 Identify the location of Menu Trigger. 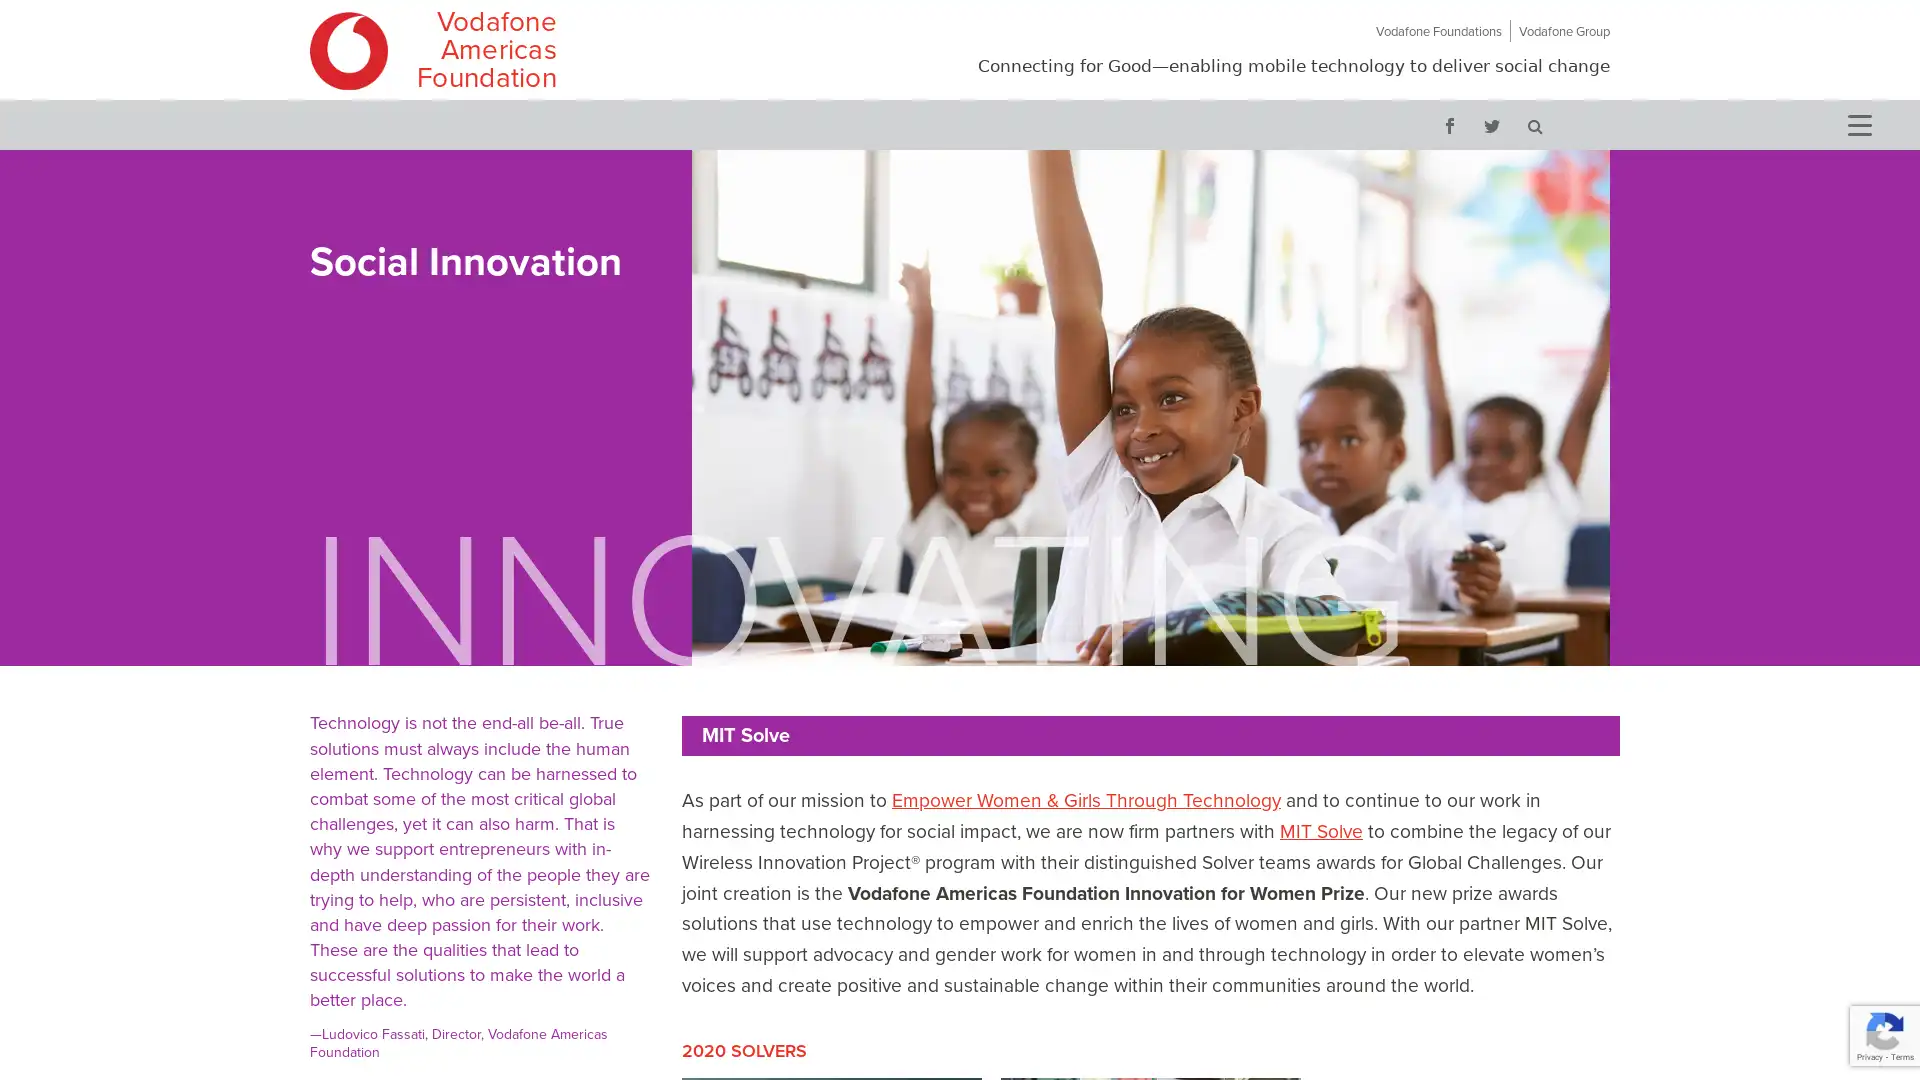
(1857, 123).